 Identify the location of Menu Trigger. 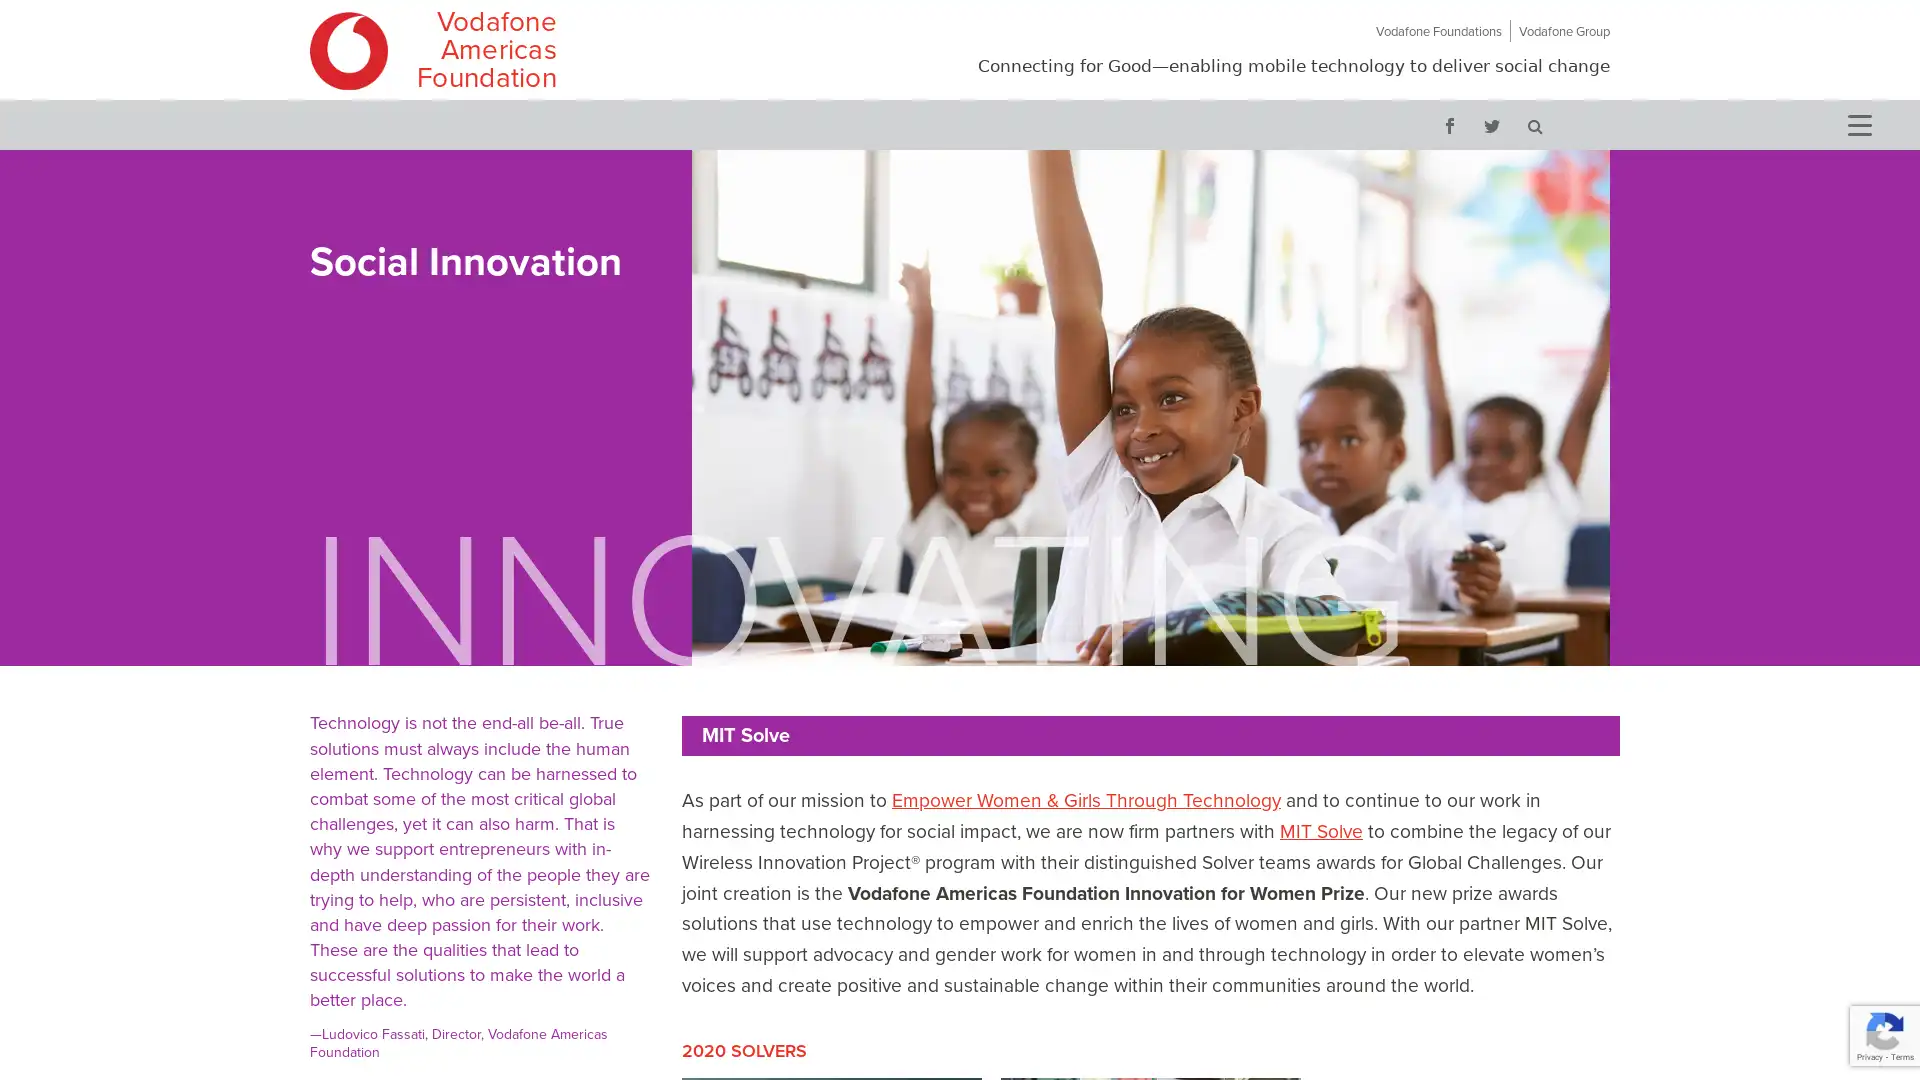
(1857, 123).